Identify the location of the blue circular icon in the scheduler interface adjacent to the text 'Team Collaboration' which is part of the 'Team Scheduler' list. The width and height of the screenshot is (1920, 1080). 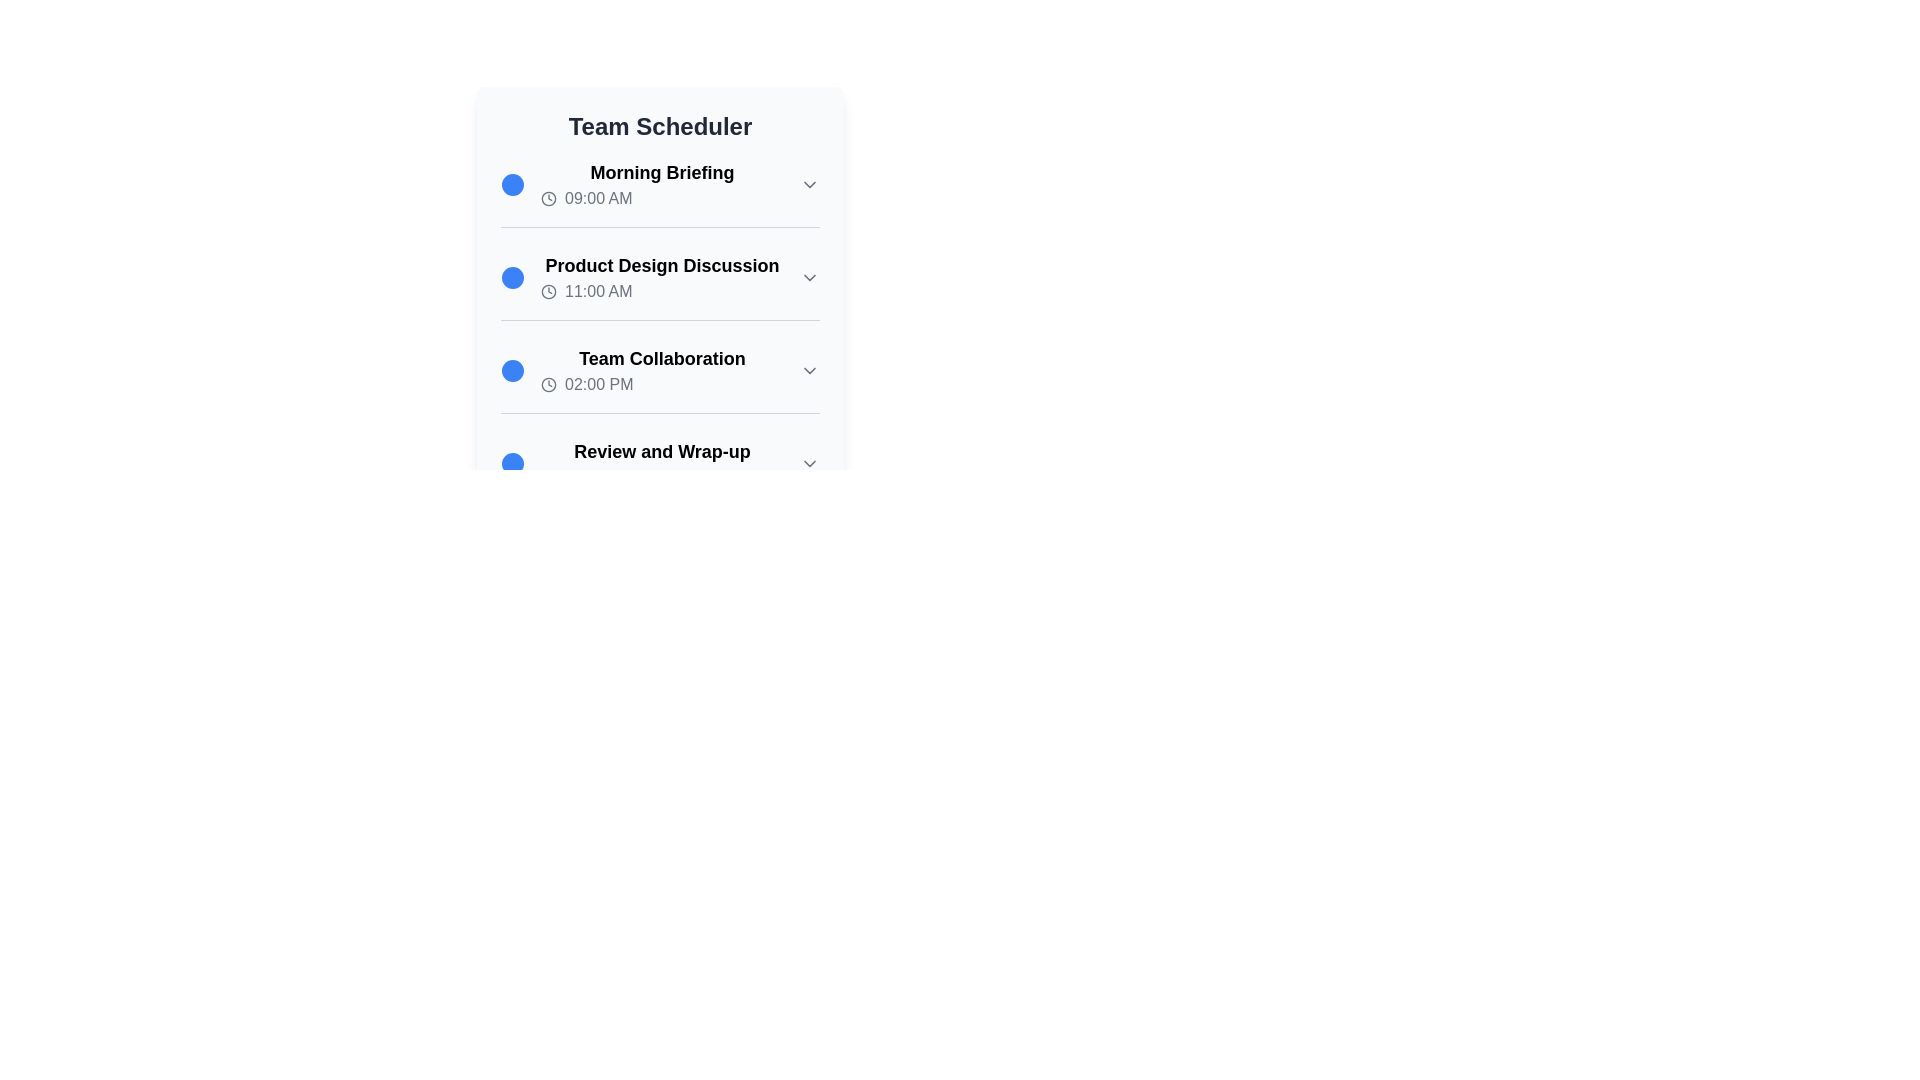
(513, 370).